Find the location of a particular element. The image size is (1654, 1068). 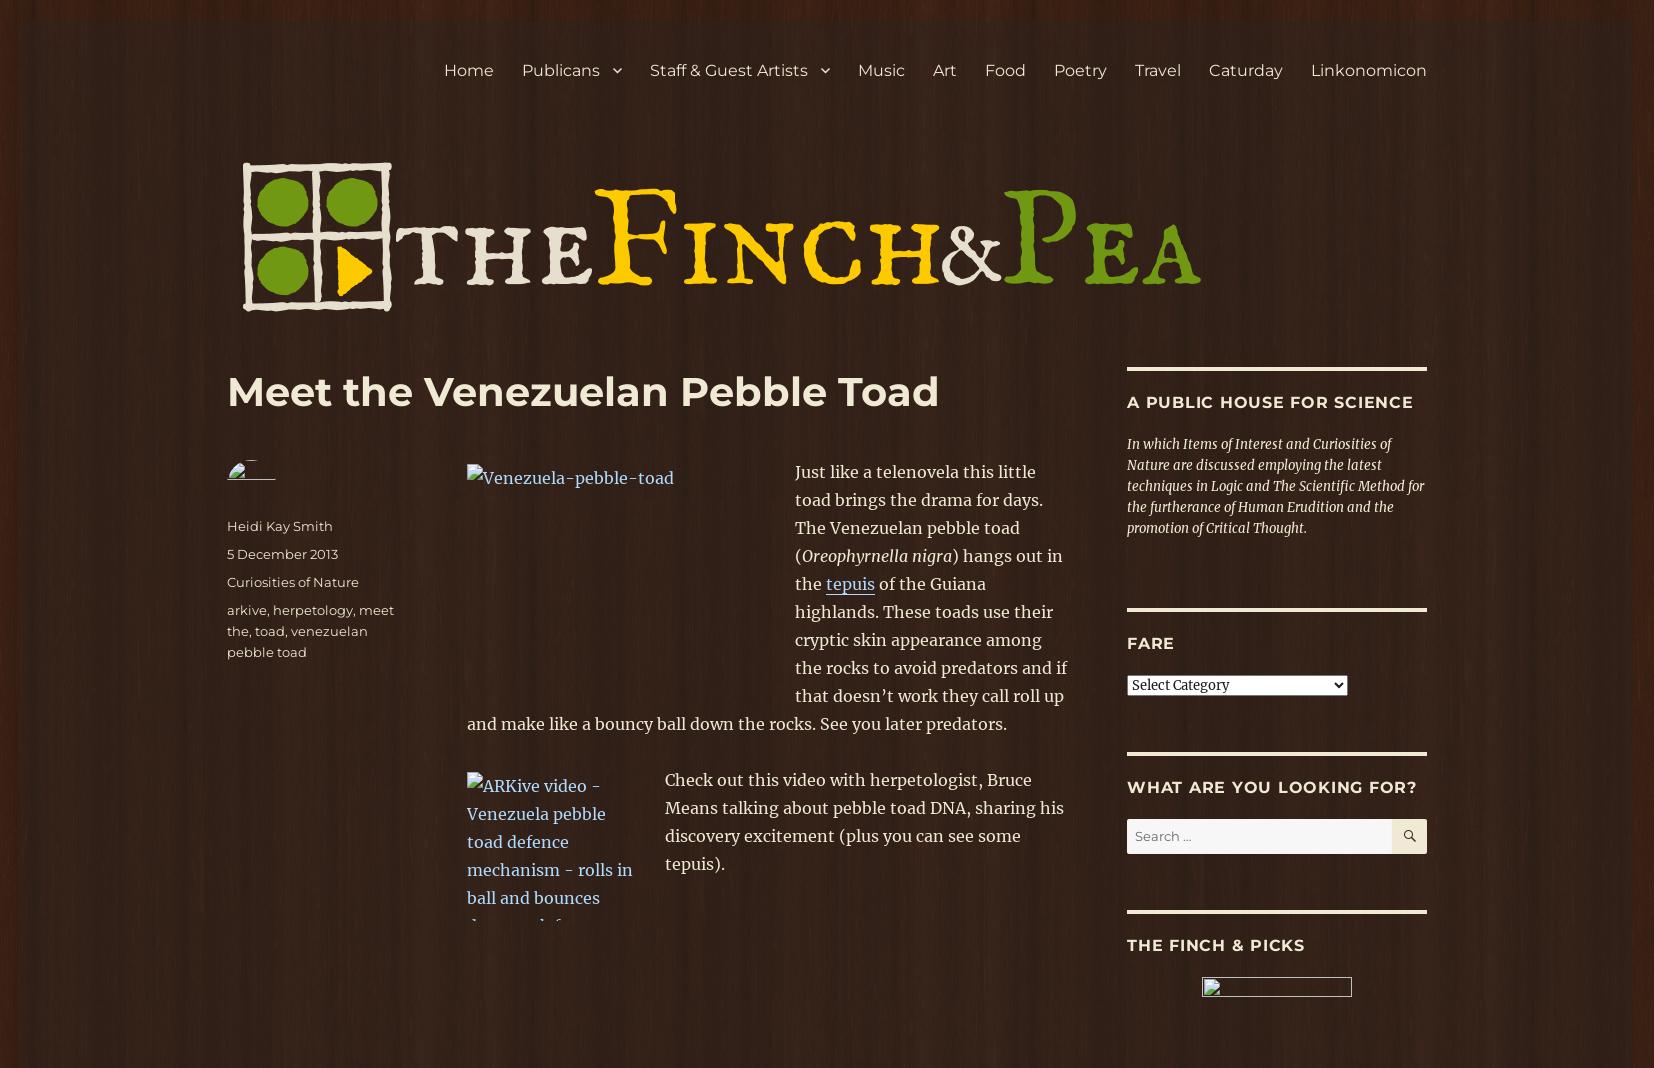

'Art' is located at coordinates (943, 68).